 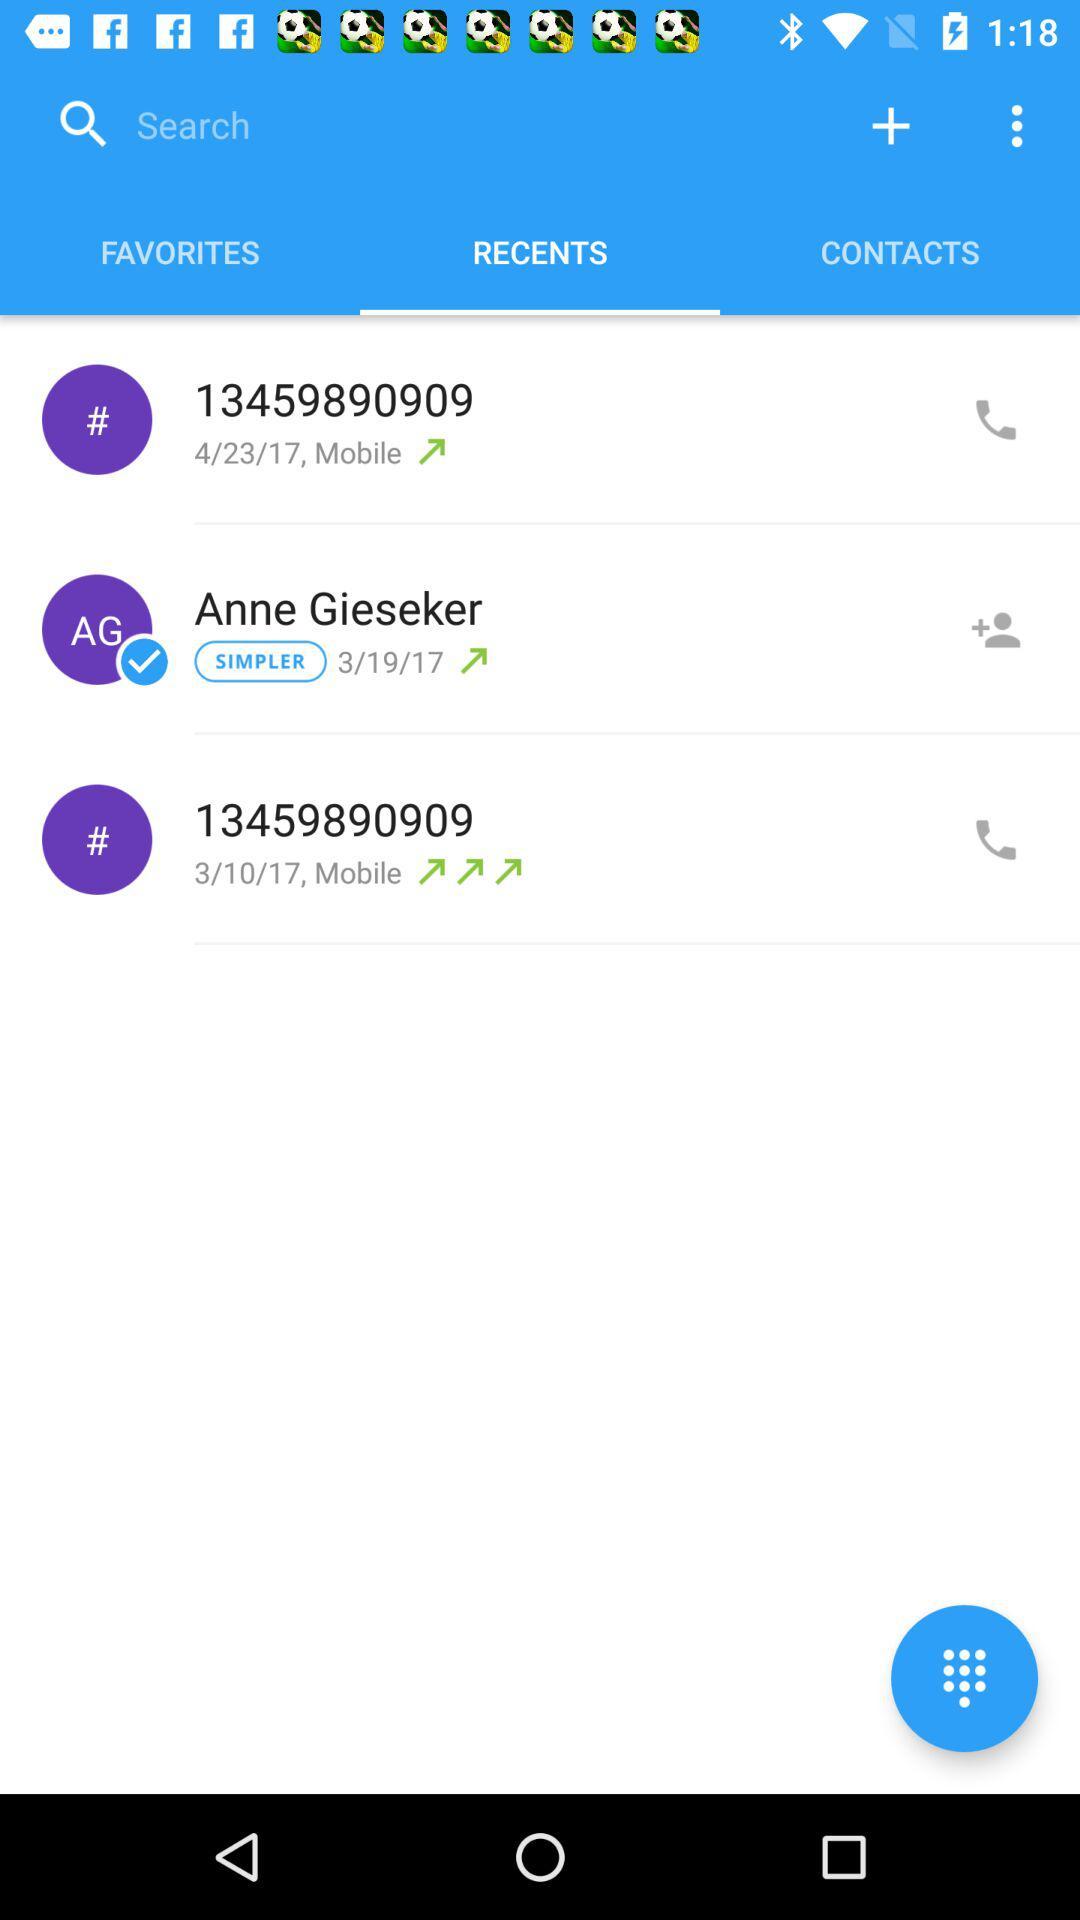 I want to click on phone call, so click(x=995, y=419).